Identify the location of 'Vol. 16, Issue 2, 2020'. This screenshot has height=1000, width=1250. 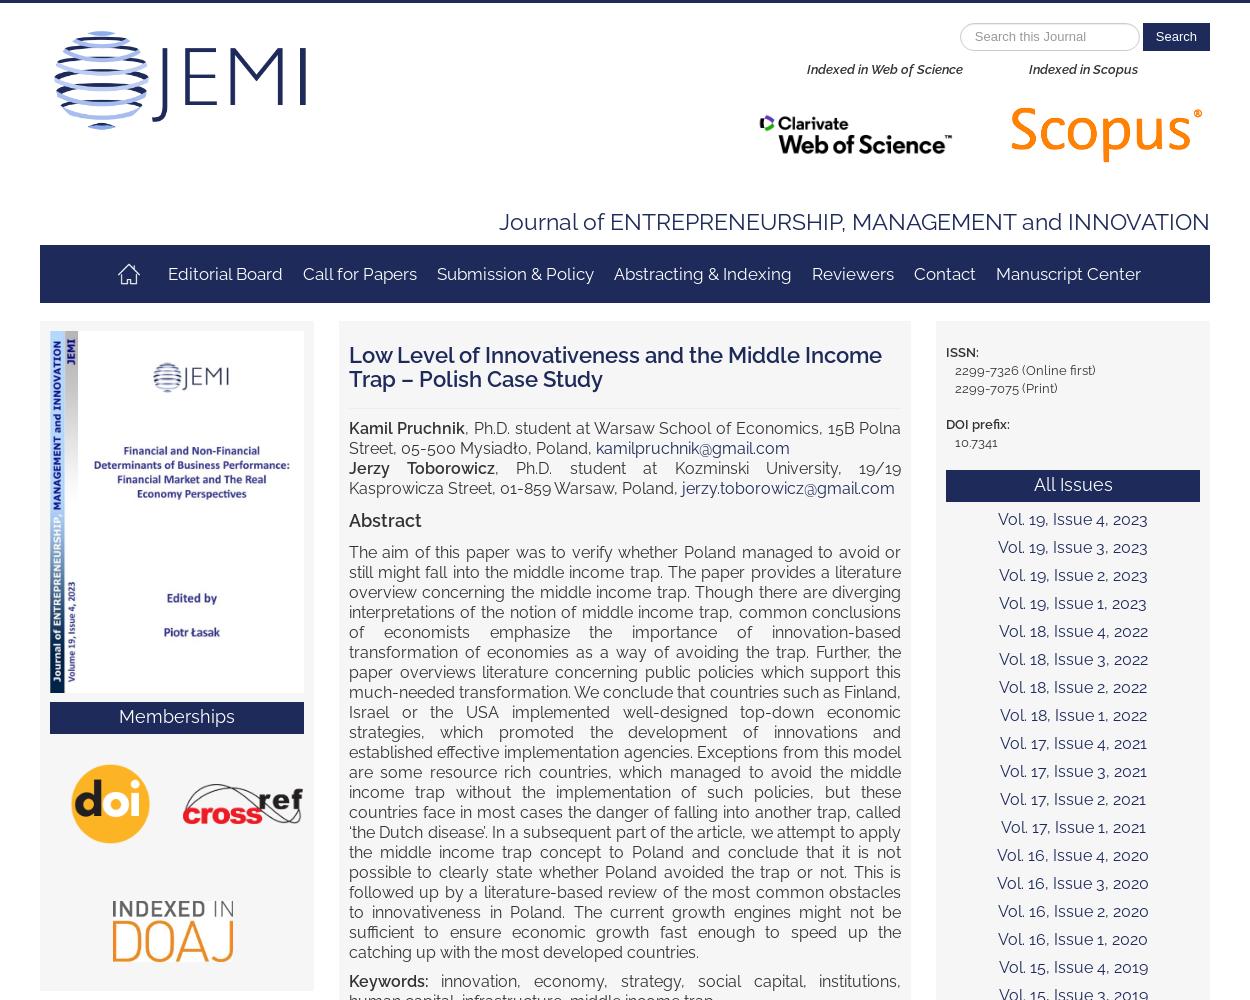
(1071, 911).